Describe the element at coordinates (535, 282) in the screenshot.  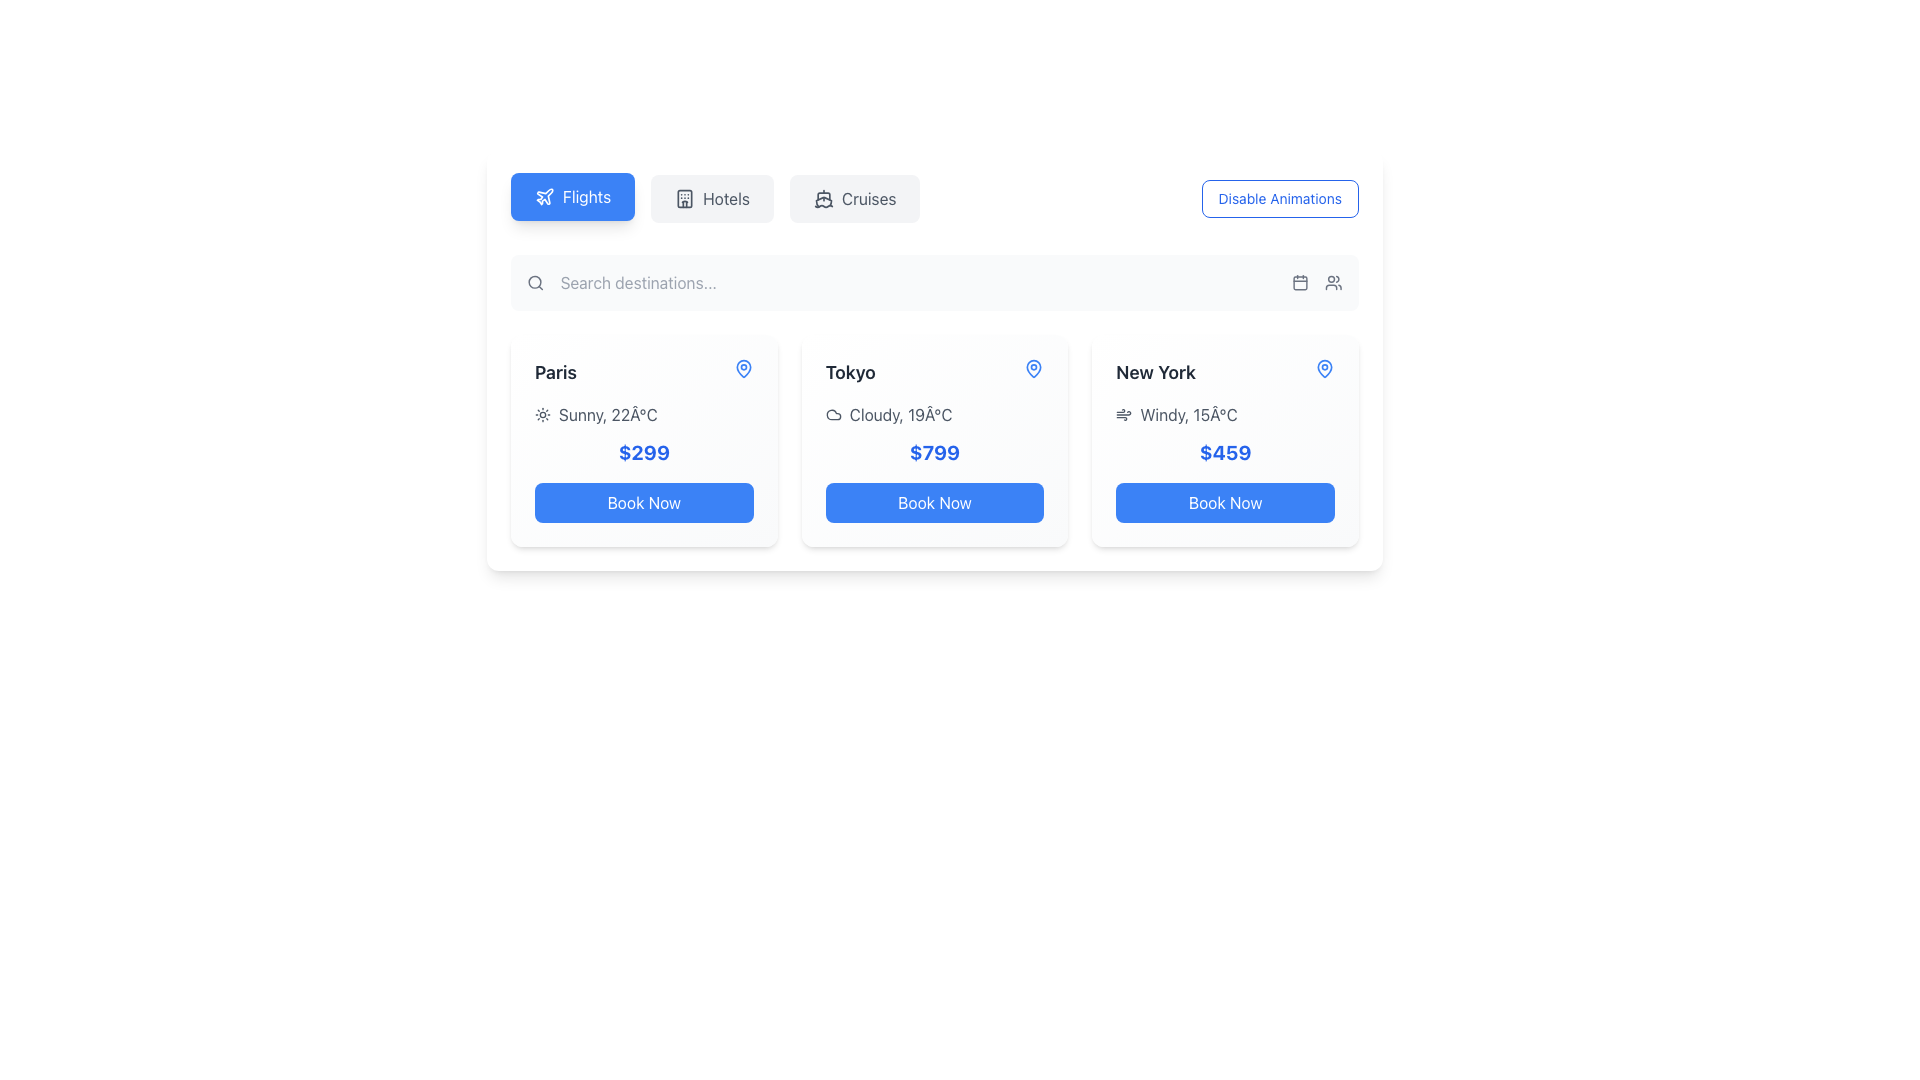
I see `the interactive region of the magnifying glass icon, which contains the small circular graphical component` at that location.